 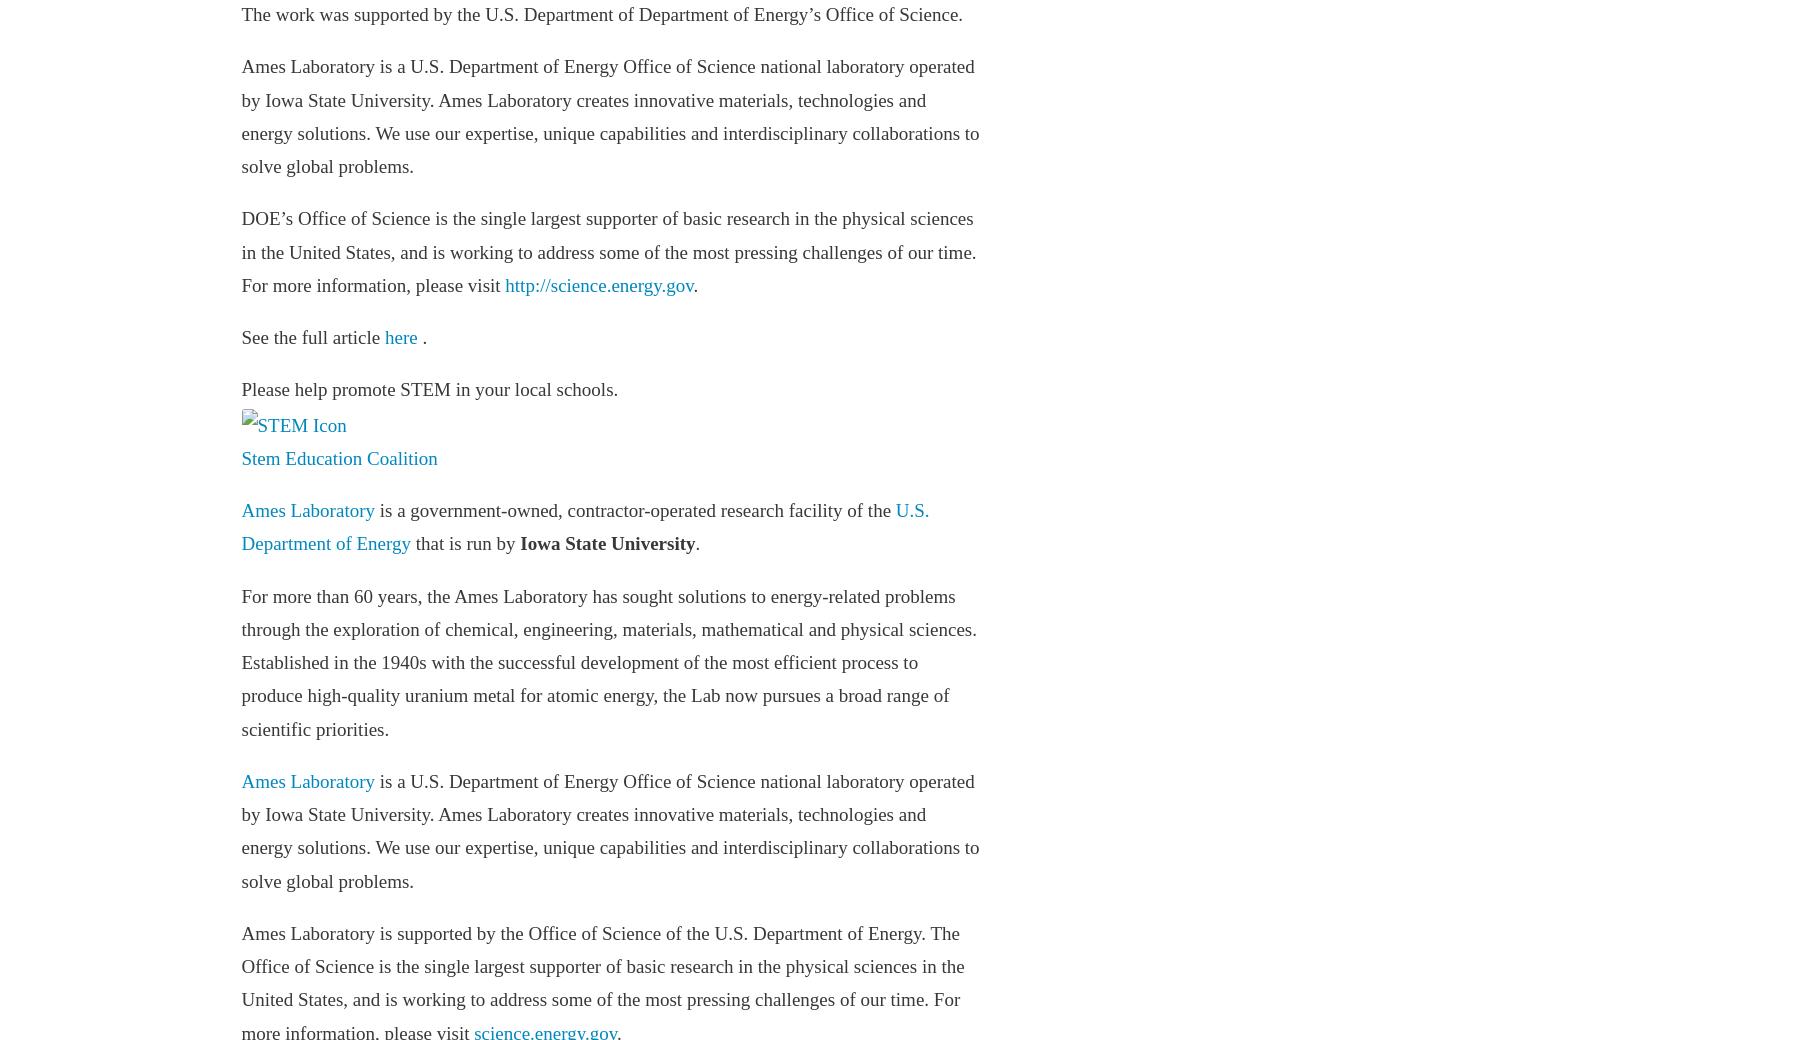 What do you see at coordinates (607, 542) in the screenshot?
I see `'Iowa State University'` at bounding box center [607, 542].